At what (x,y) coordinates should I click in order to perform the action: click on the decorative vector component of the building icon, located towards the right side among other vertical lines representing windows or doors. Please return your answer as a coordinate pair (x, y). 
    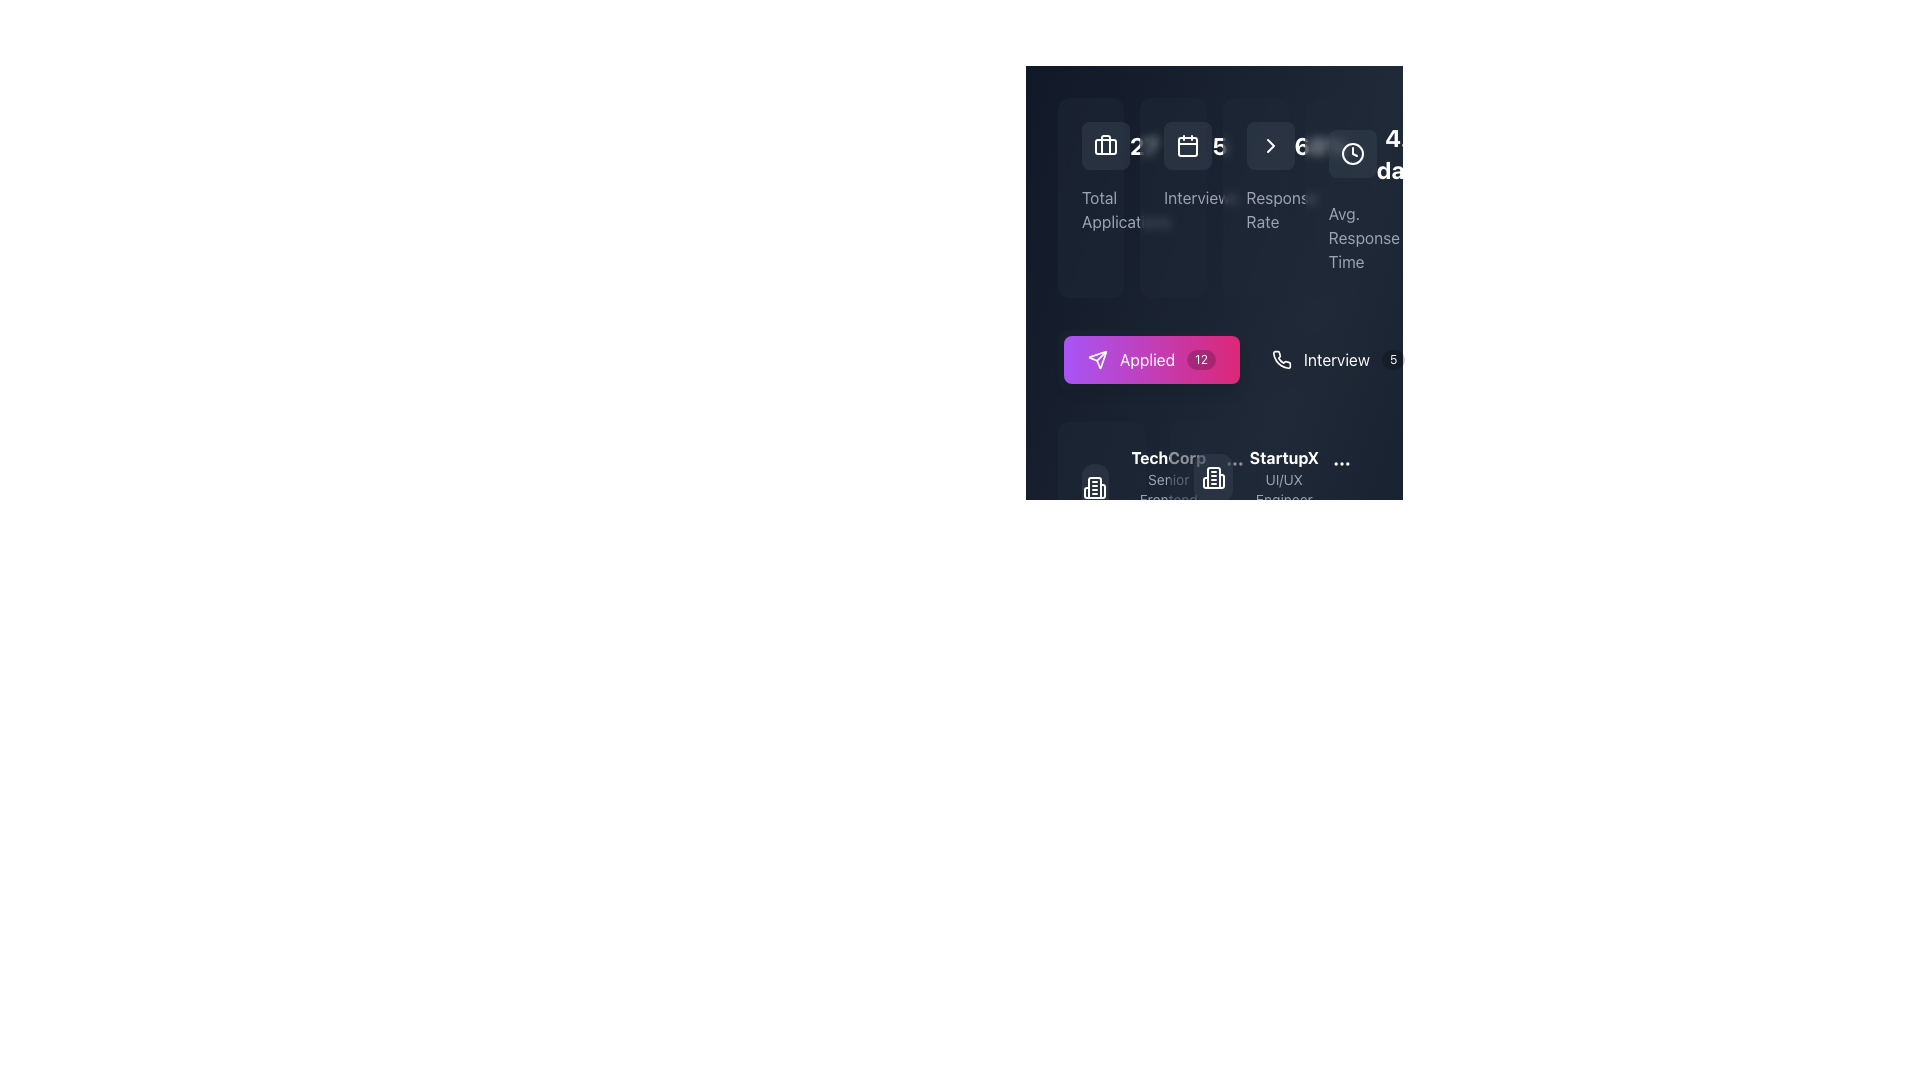
    Looking at the image, I should click on (1220, 481).